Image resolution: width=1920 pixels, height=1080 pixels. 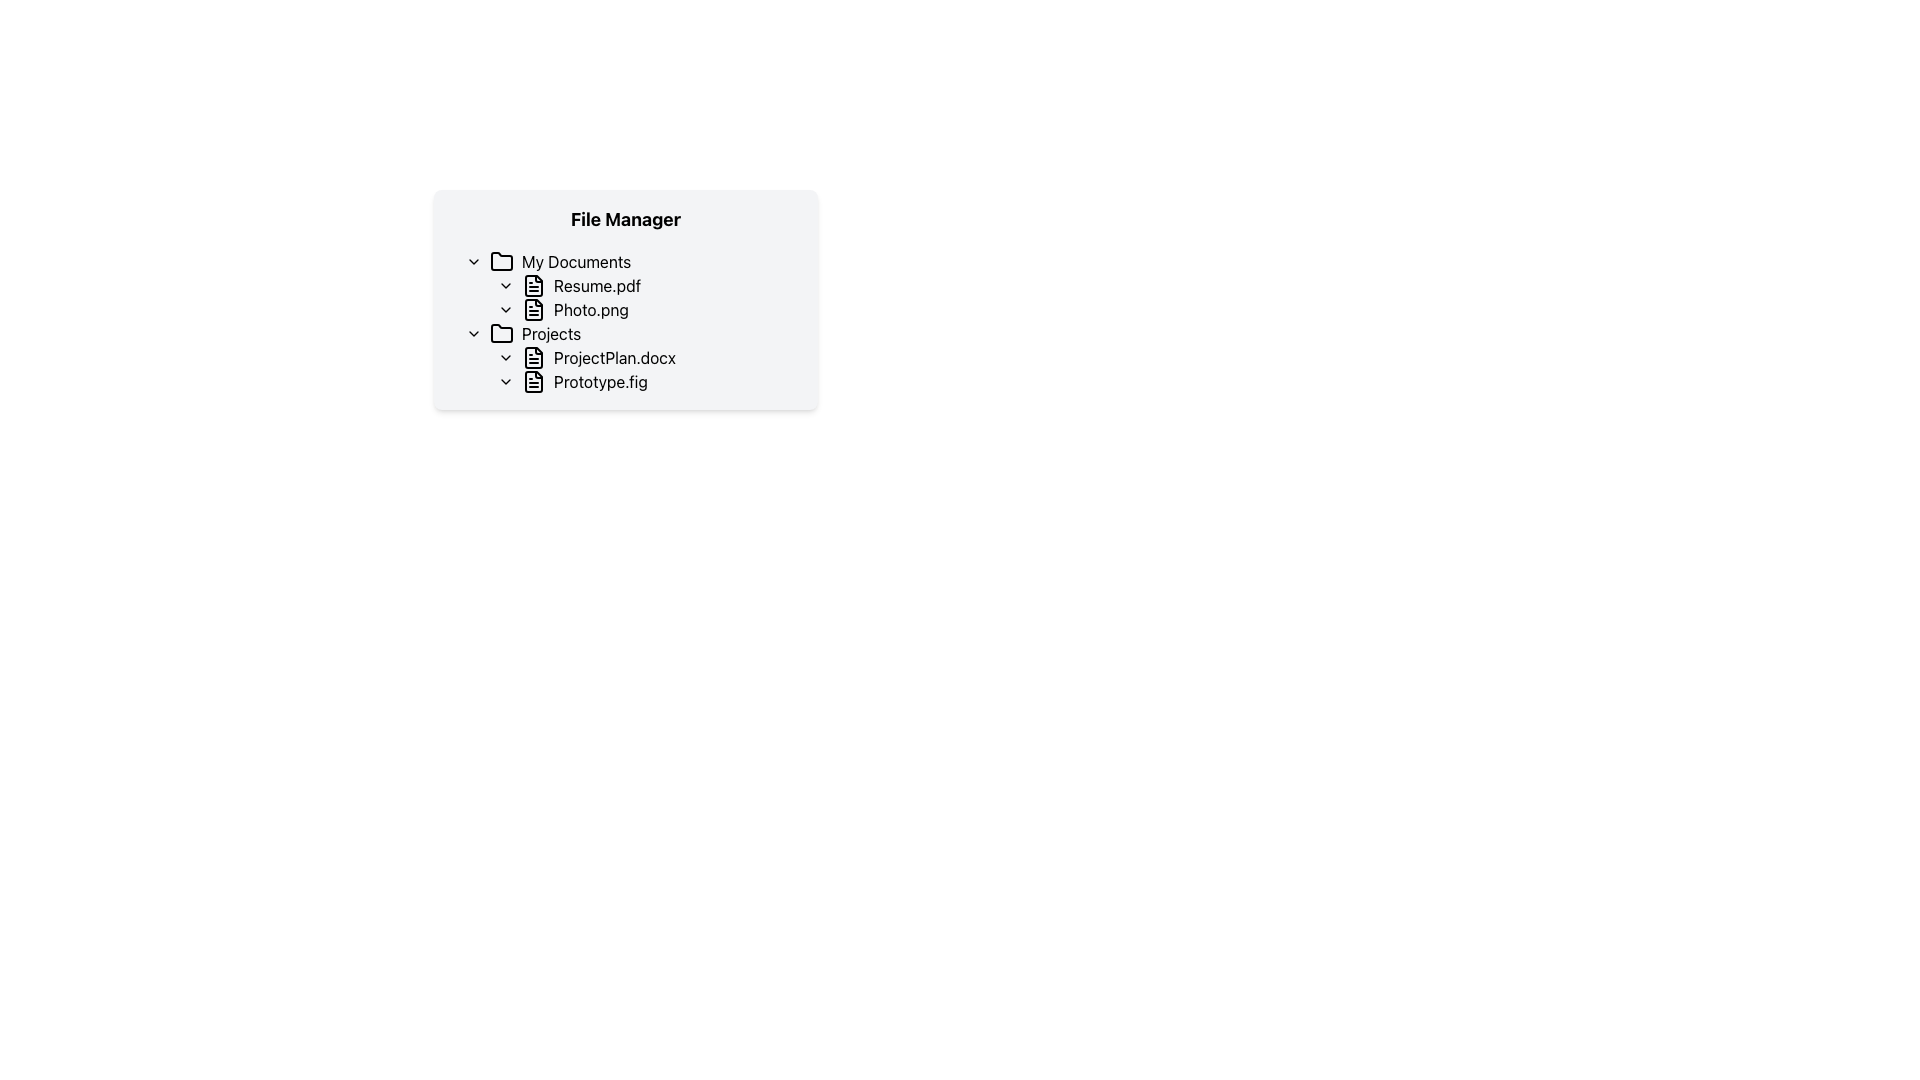 I want to click on the document icon representing 'Resume.pdf' in the 'My Documents' folder, so click(x=533, y=285).